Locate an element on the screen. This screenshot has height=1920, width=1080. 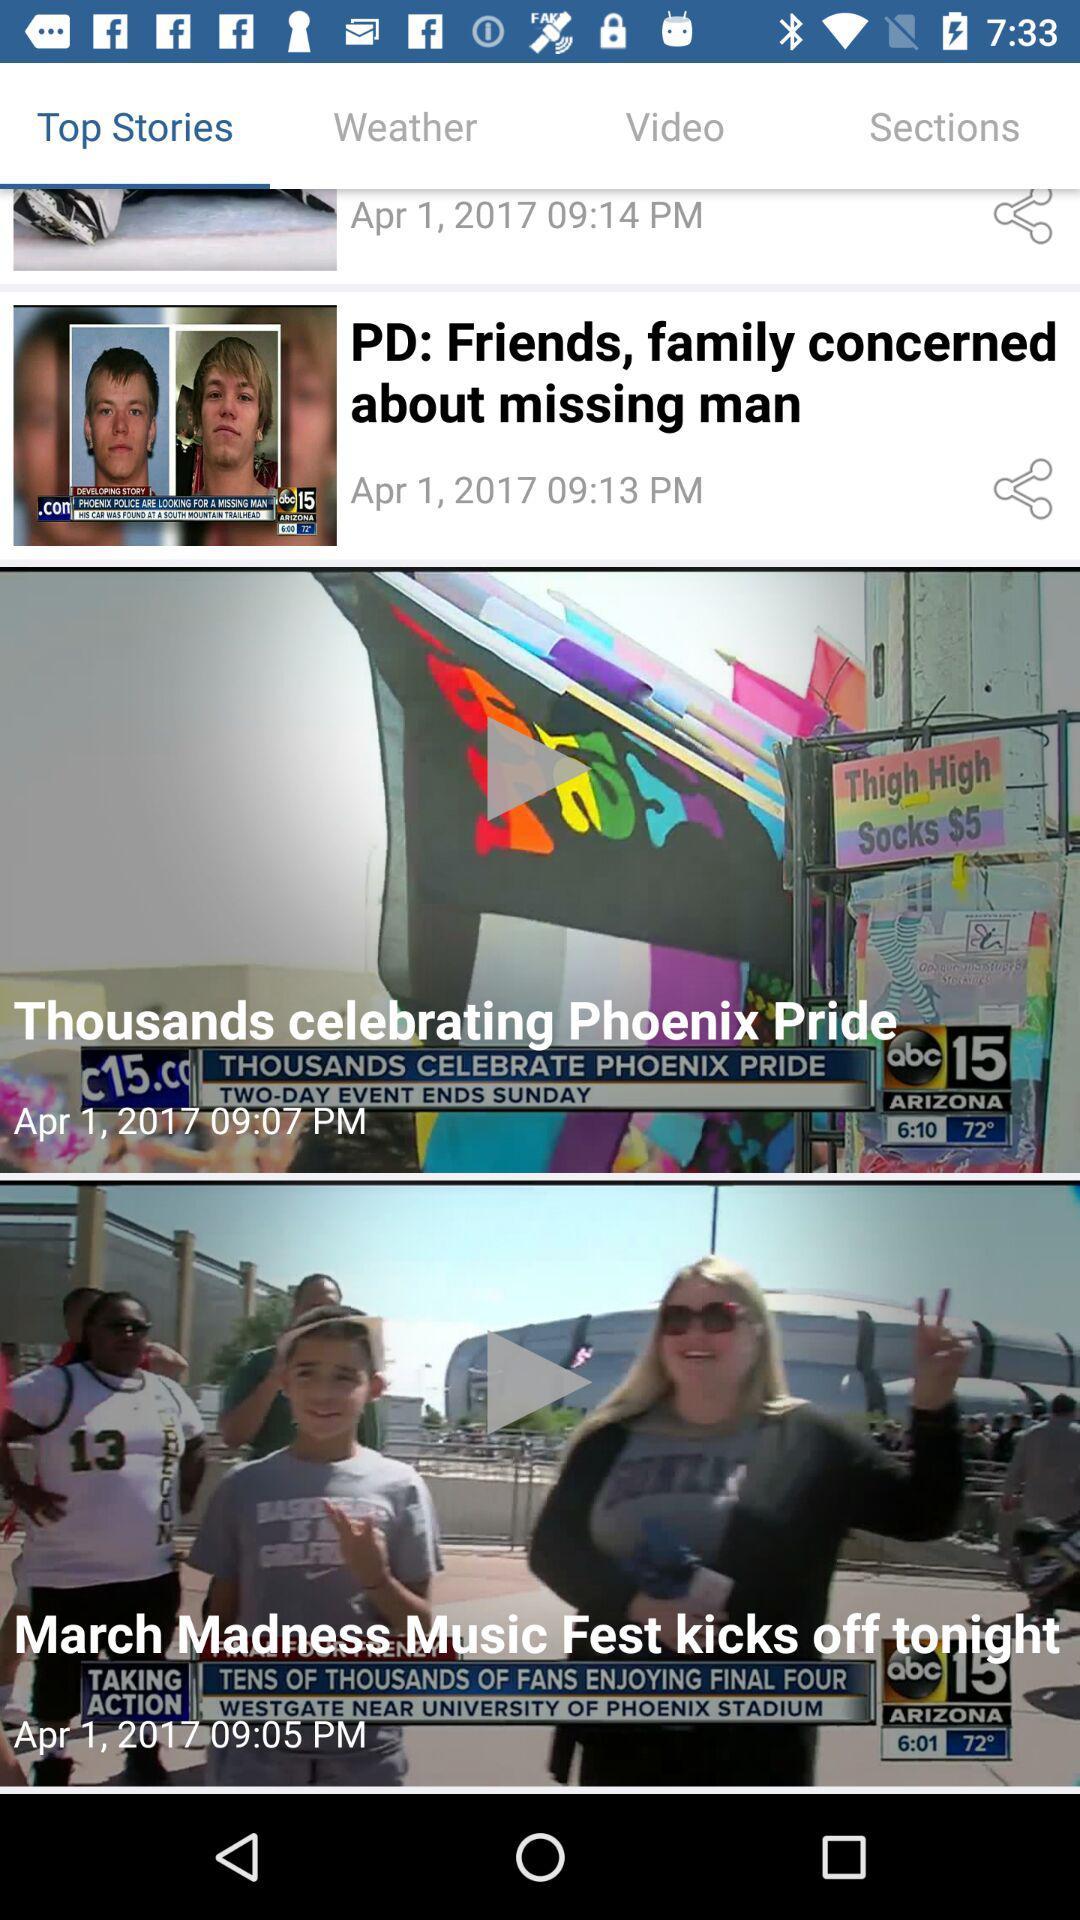
the text video shown next to weather at the top of the page is located at coordinates (675, 124).